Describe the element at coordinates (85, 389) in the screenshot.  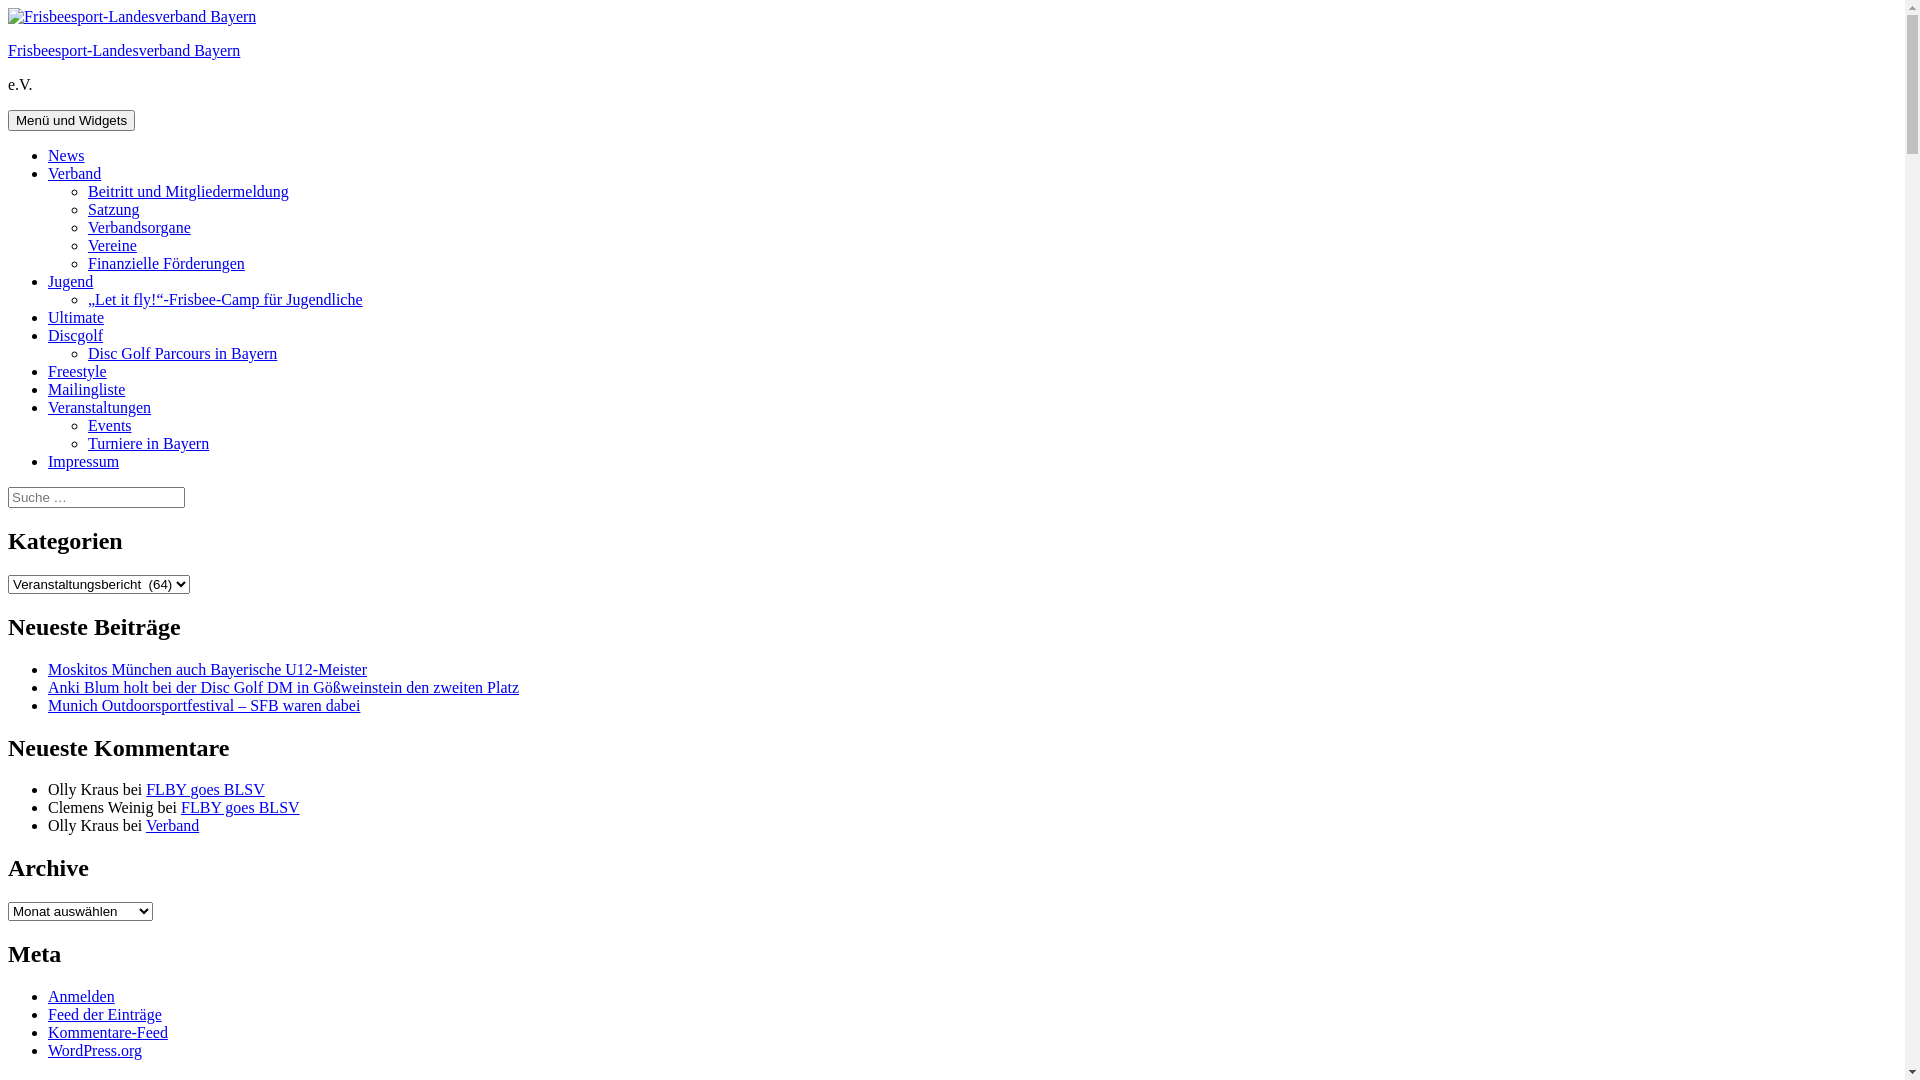
I see `'Mailingliste'` at that location.